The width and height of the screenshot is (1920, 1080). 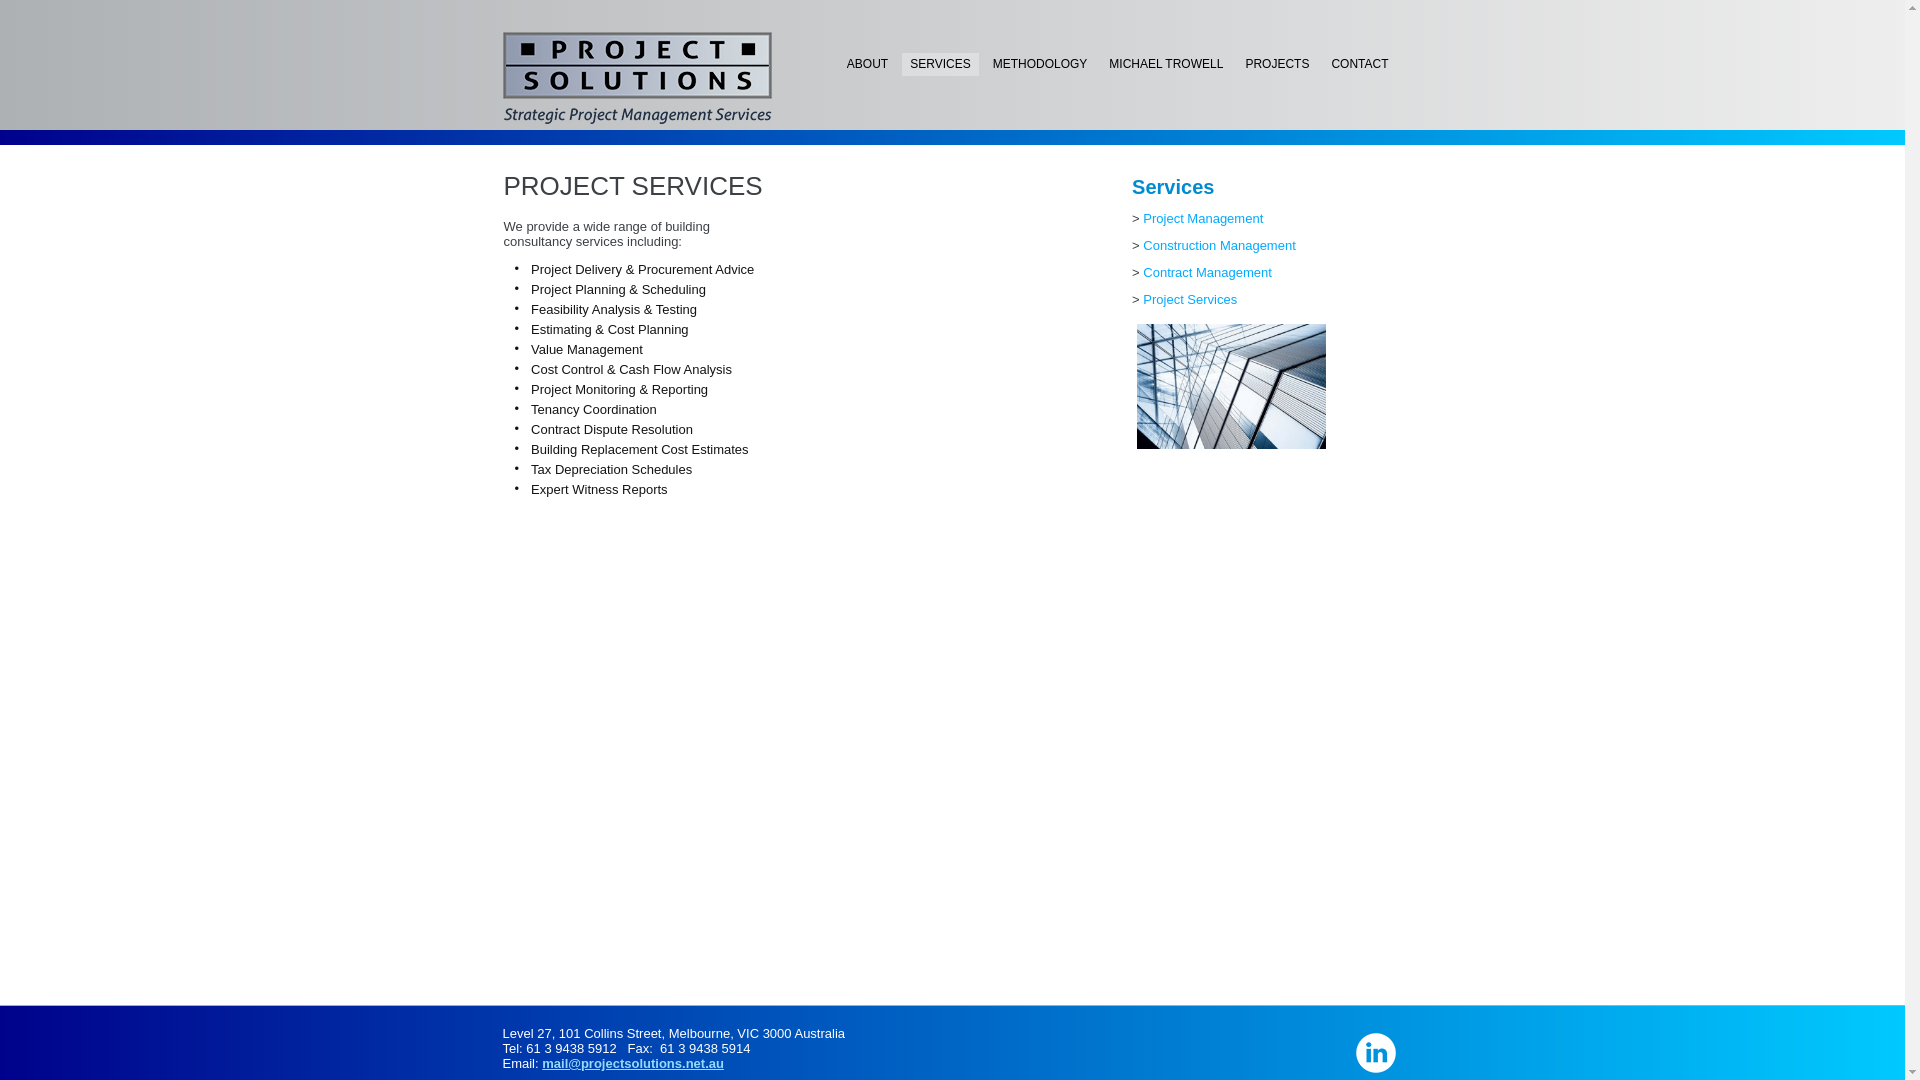 I want to click on 'Construction Management', so click(x=1218, y=244).